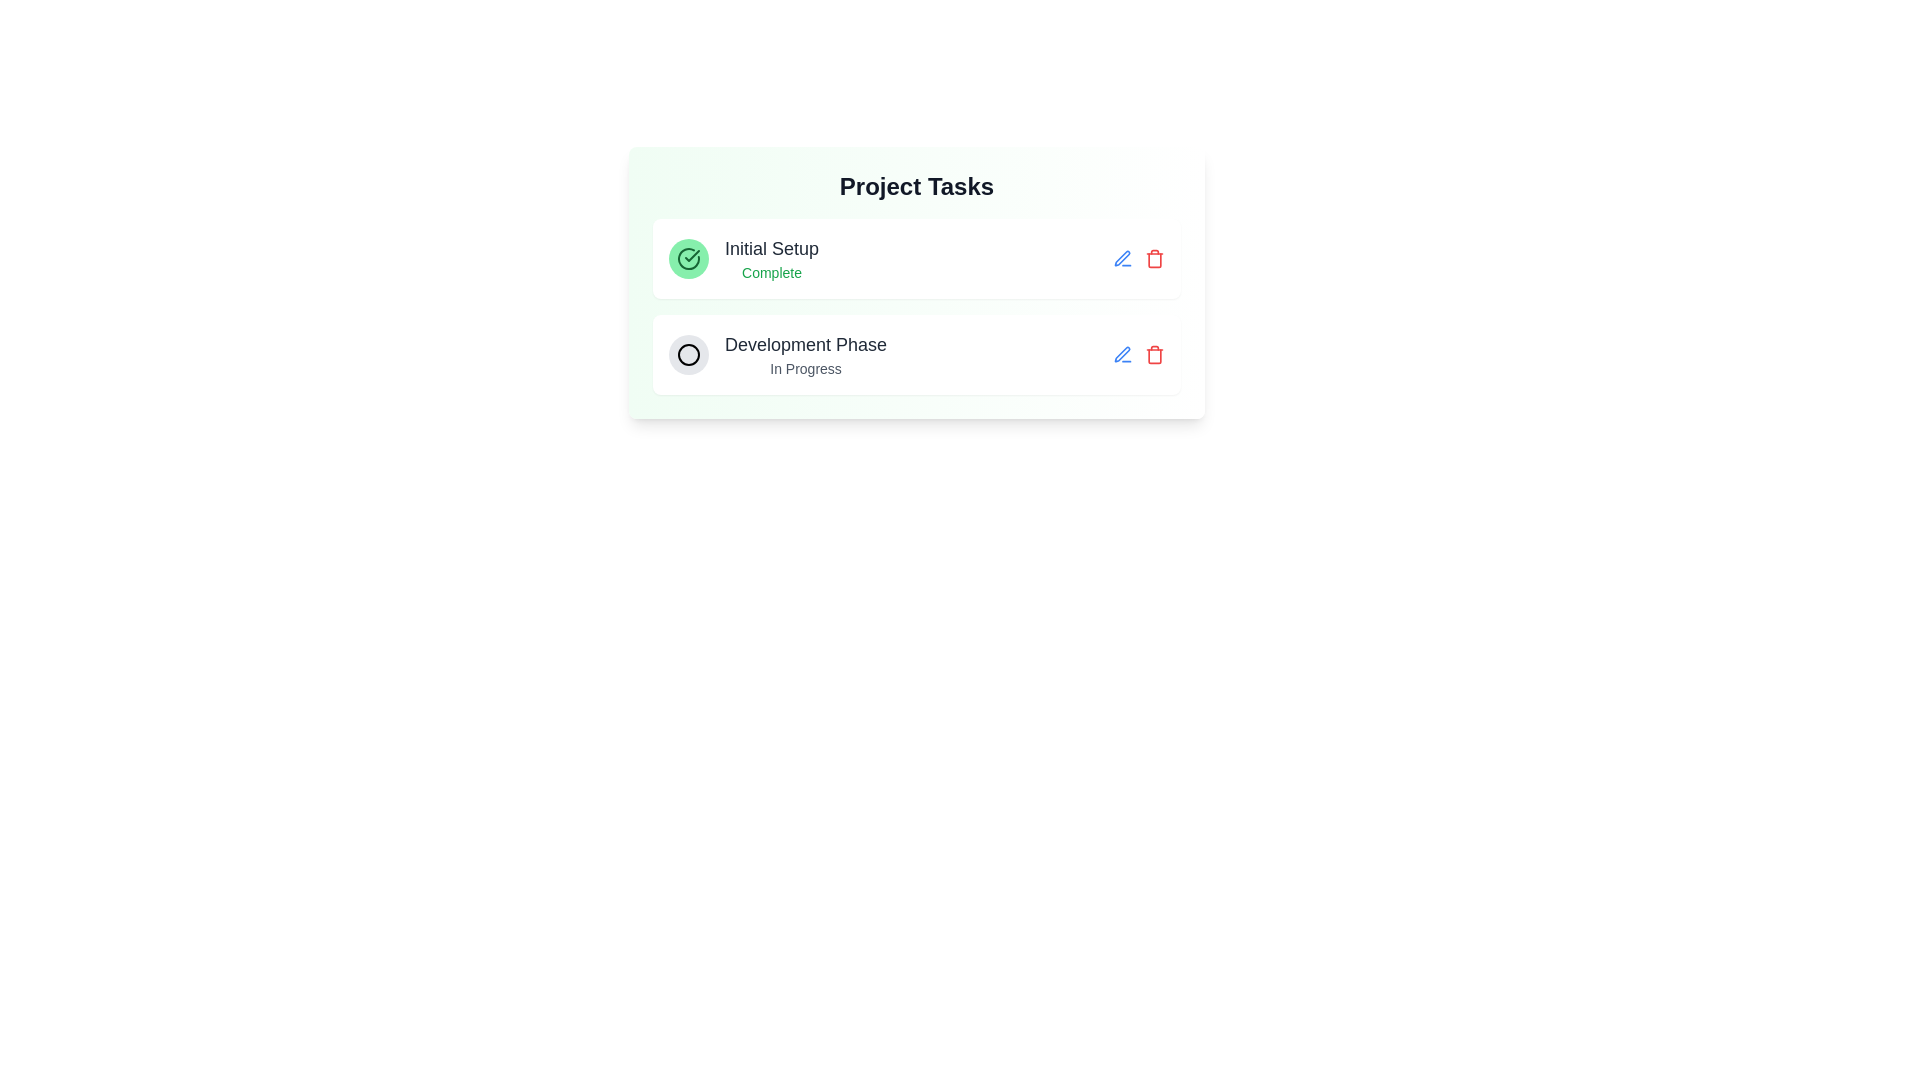 This screenshot has width=1920, height=1080. What do you see at coordinates (689, 353) in the screenshot?
I see `the circle element within the SVG that represents the status or category of the respective task, located in the second row's icon section of the task list` at bounding box center [689, 353].